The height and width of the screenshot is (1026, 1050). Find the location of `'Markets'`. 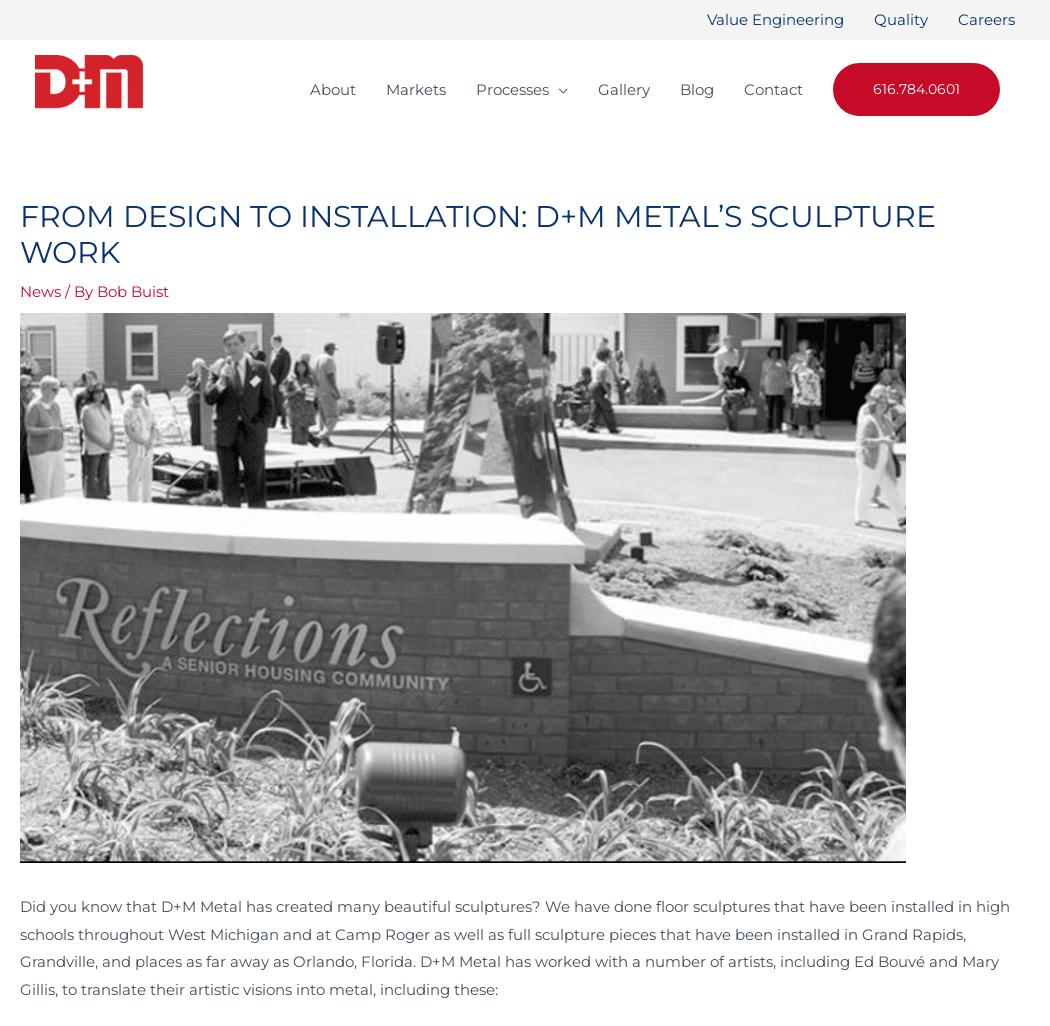

'Markets' is located at coordinates (415, 87).